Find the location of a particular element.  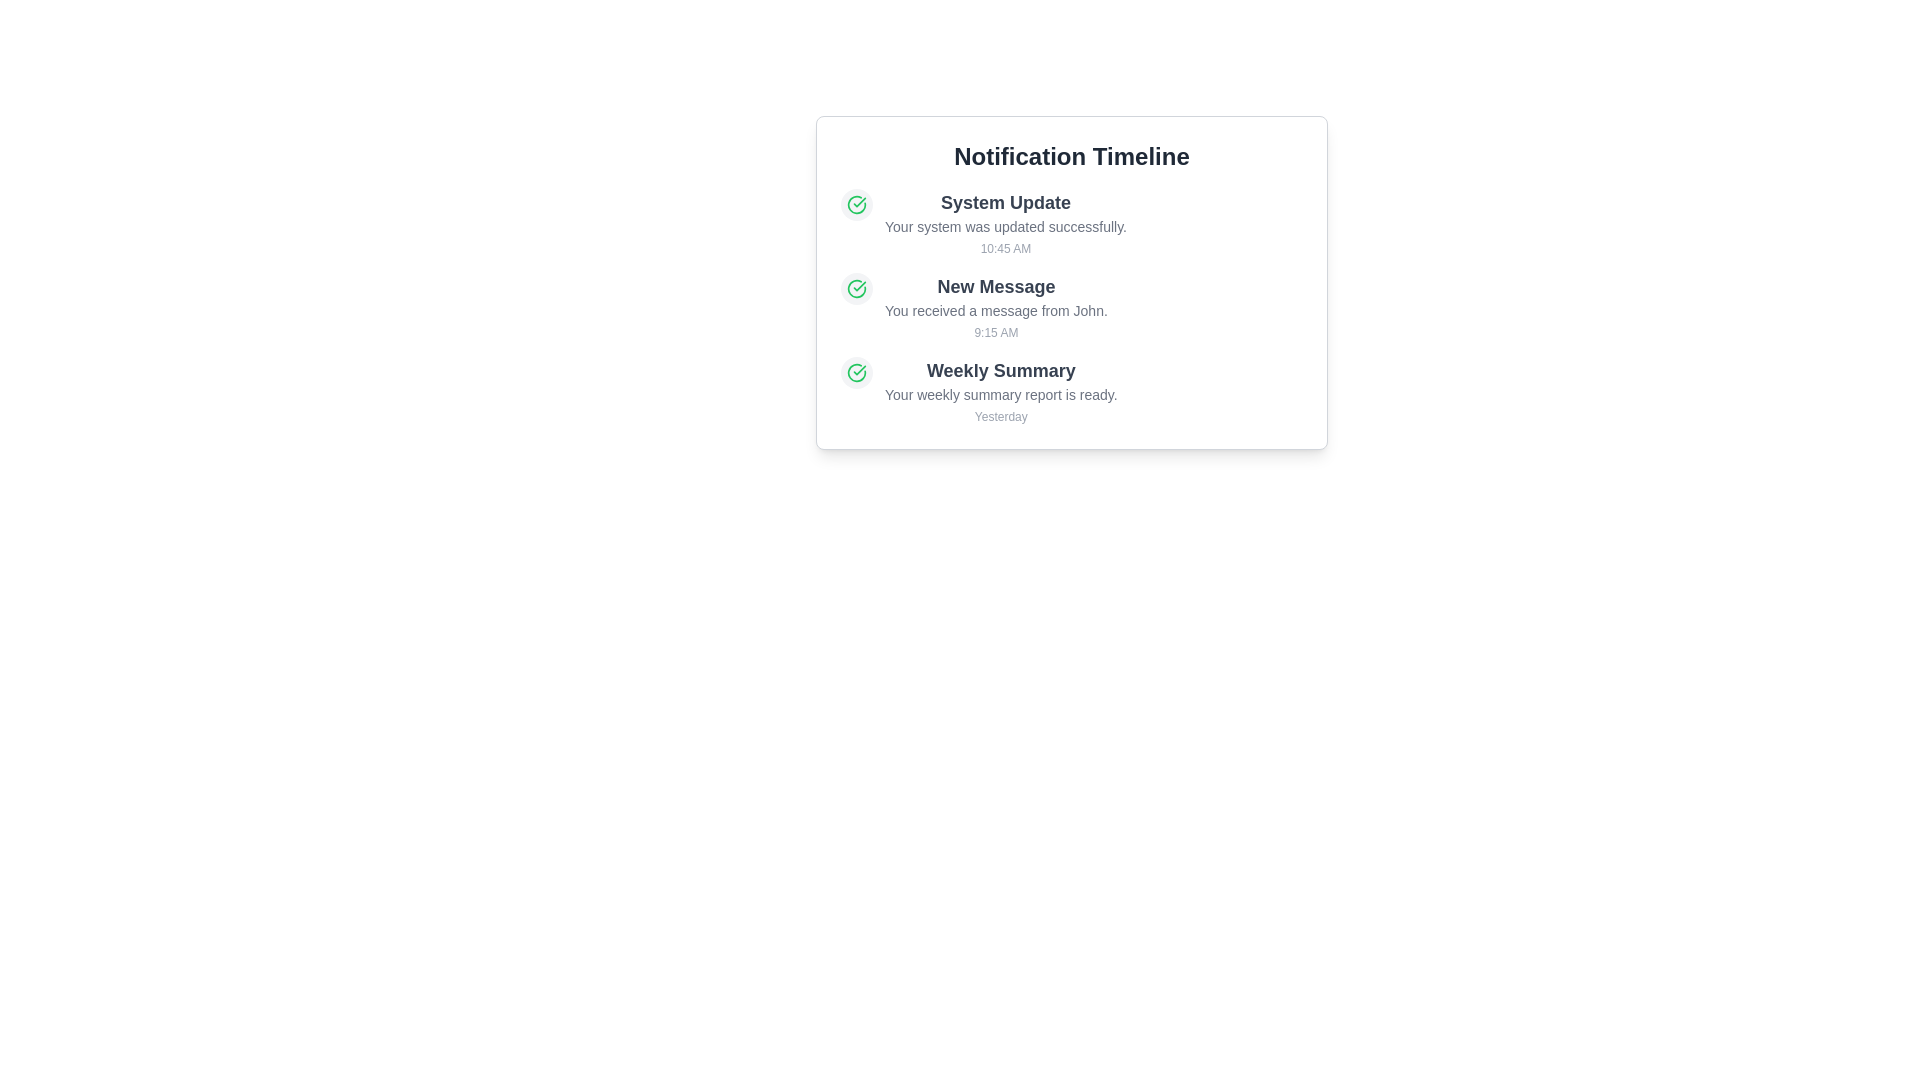

the text block that summarizes weekly activity and indicates events from 'Yesterday', which is the third item in the vertical notification timeline is located at coordinates (1001, 390).